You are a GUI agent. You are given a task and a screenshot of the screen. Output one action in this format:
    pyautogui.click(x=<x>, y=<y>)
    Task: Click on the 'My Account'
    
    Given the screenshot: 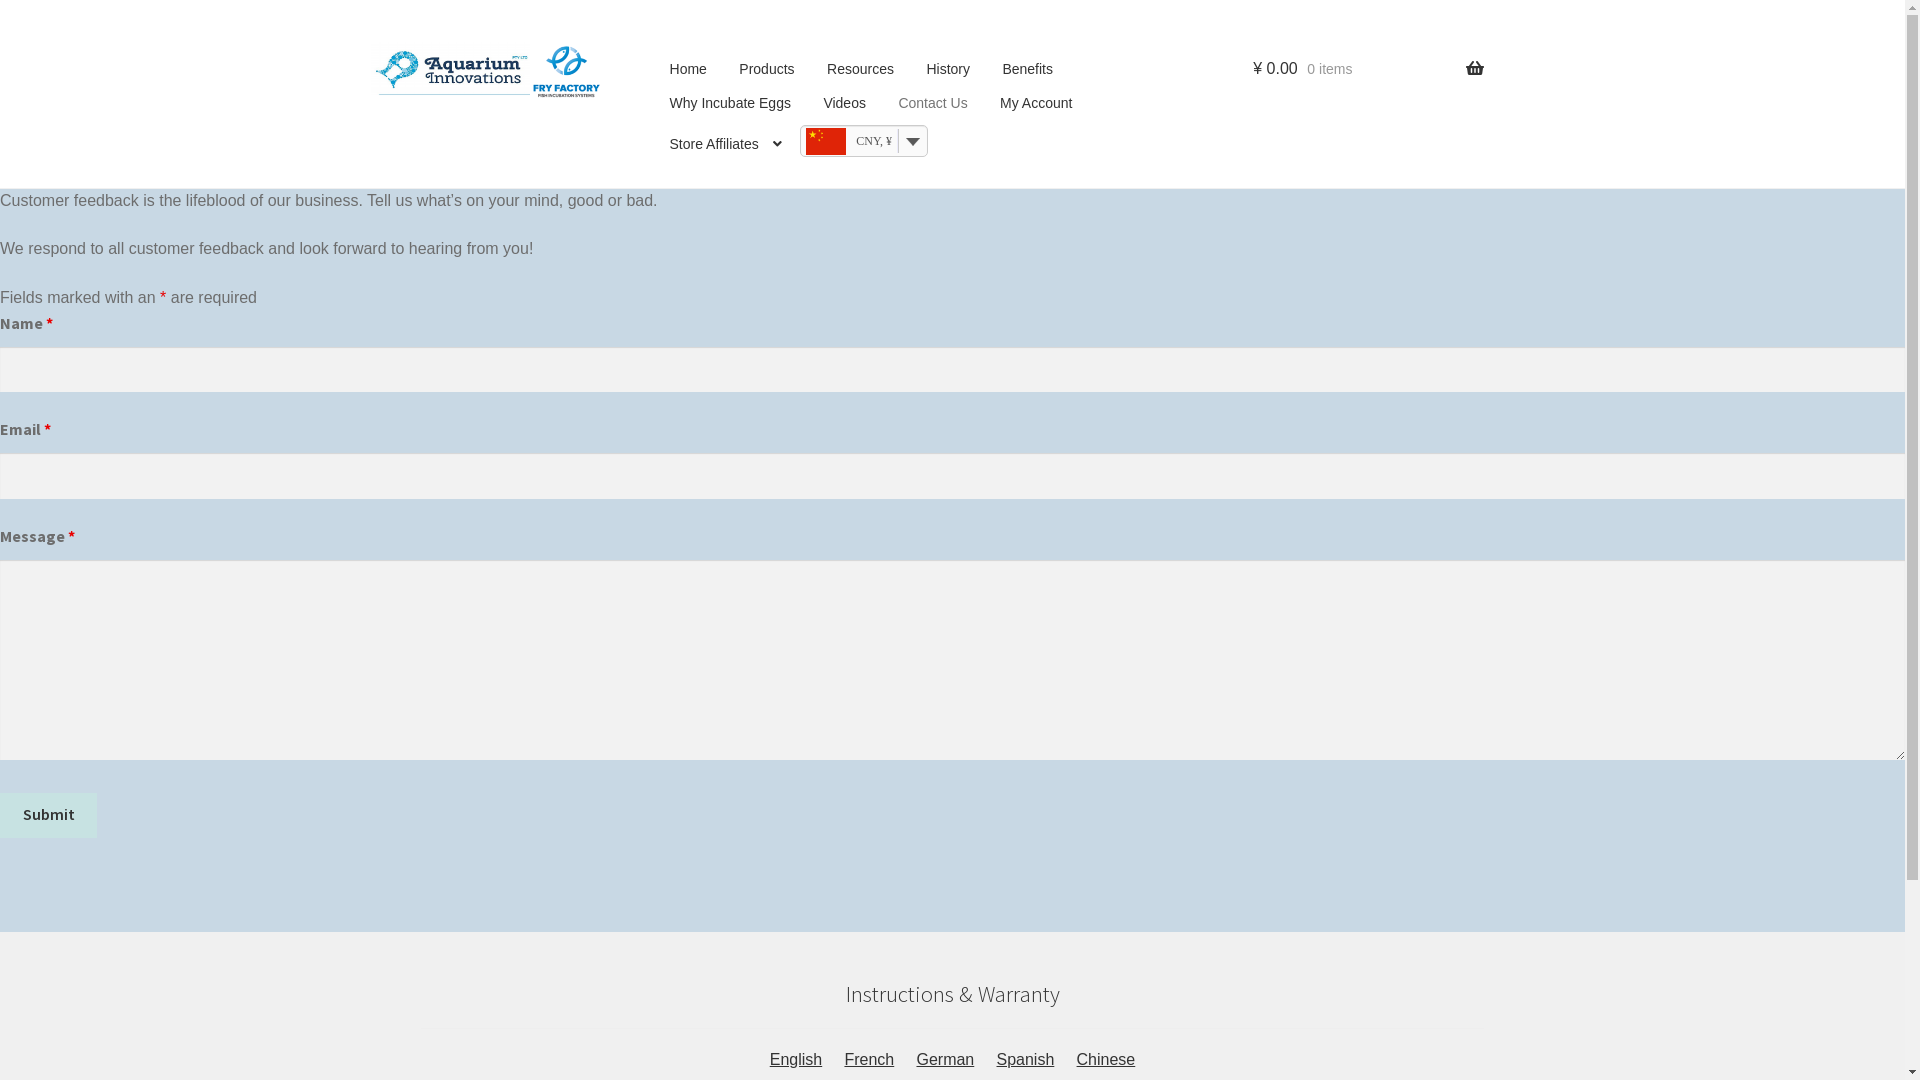 What is the action you would take?
    pyautogui.click(x=1036, y=108)
    